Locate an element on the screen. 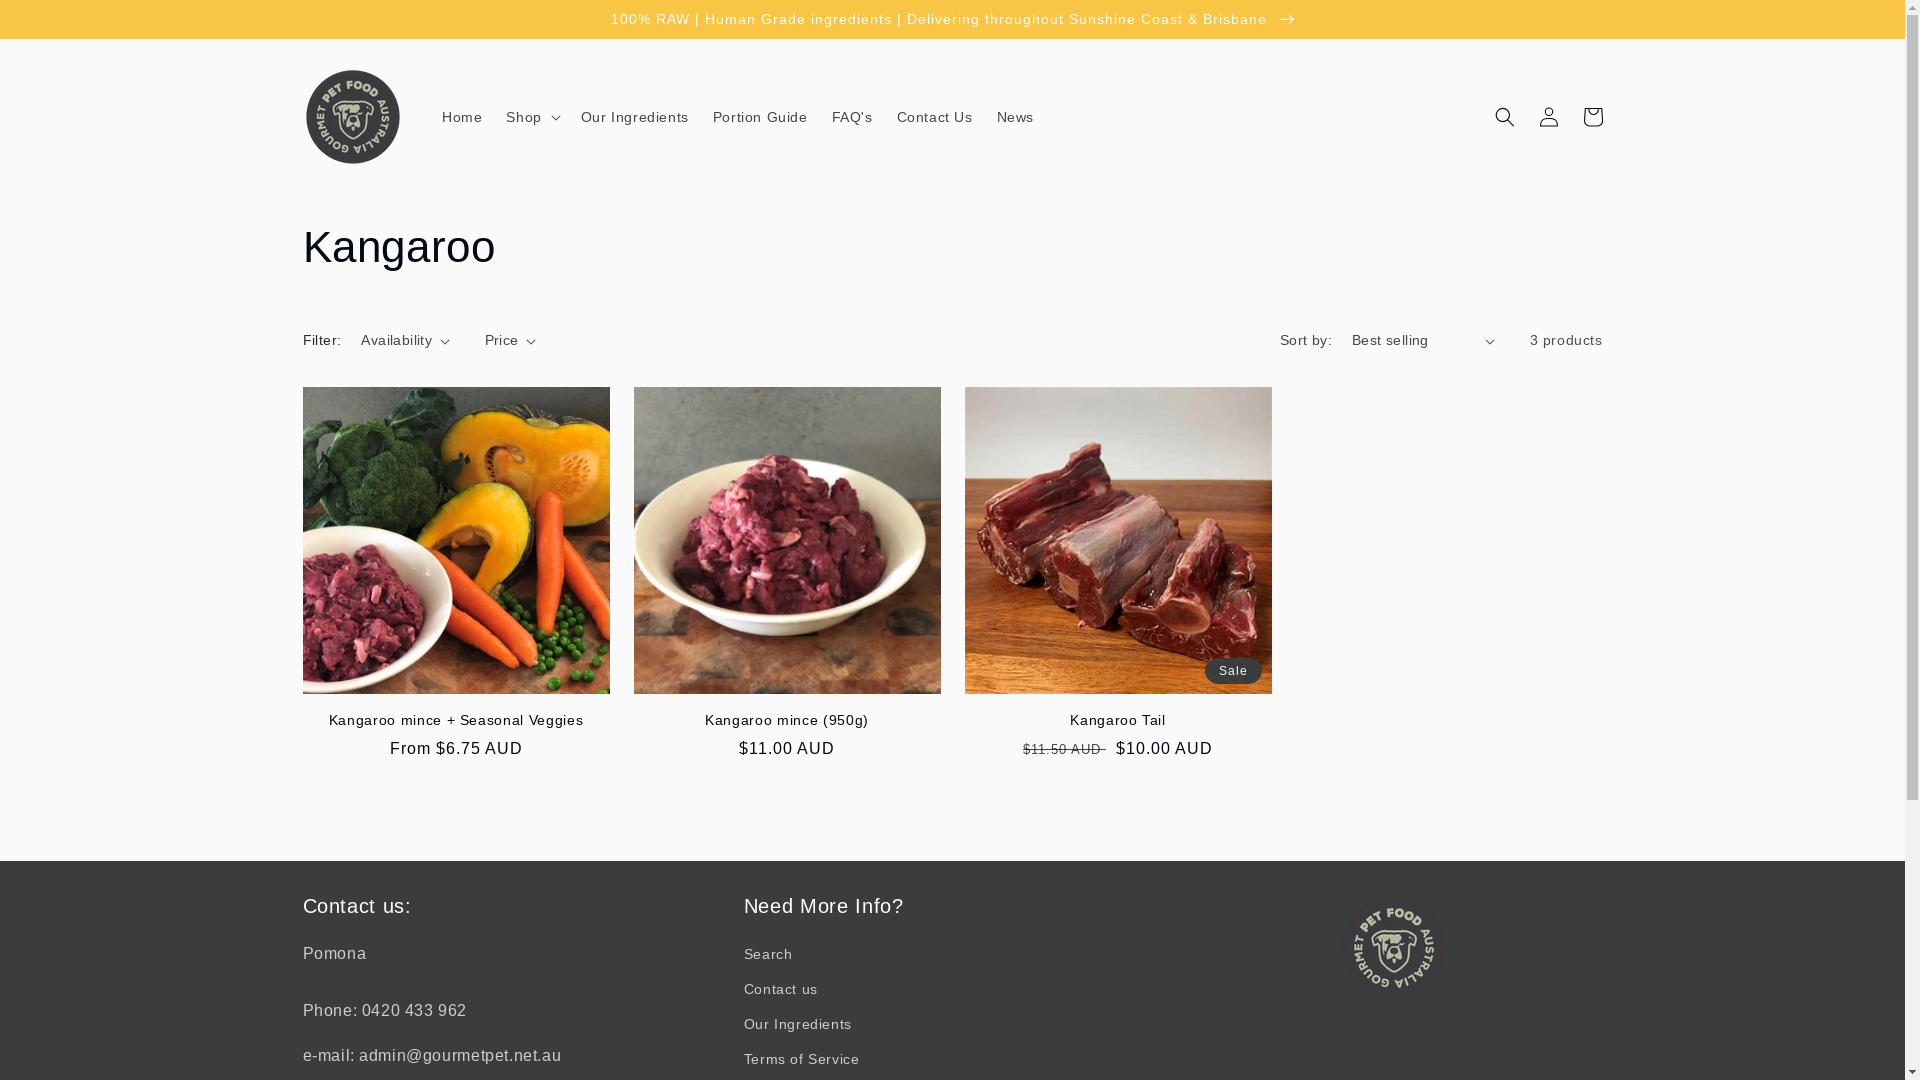 The height and width of the screenshot is (1080, 1920). 'News' is located at coordinates (1015, 116).